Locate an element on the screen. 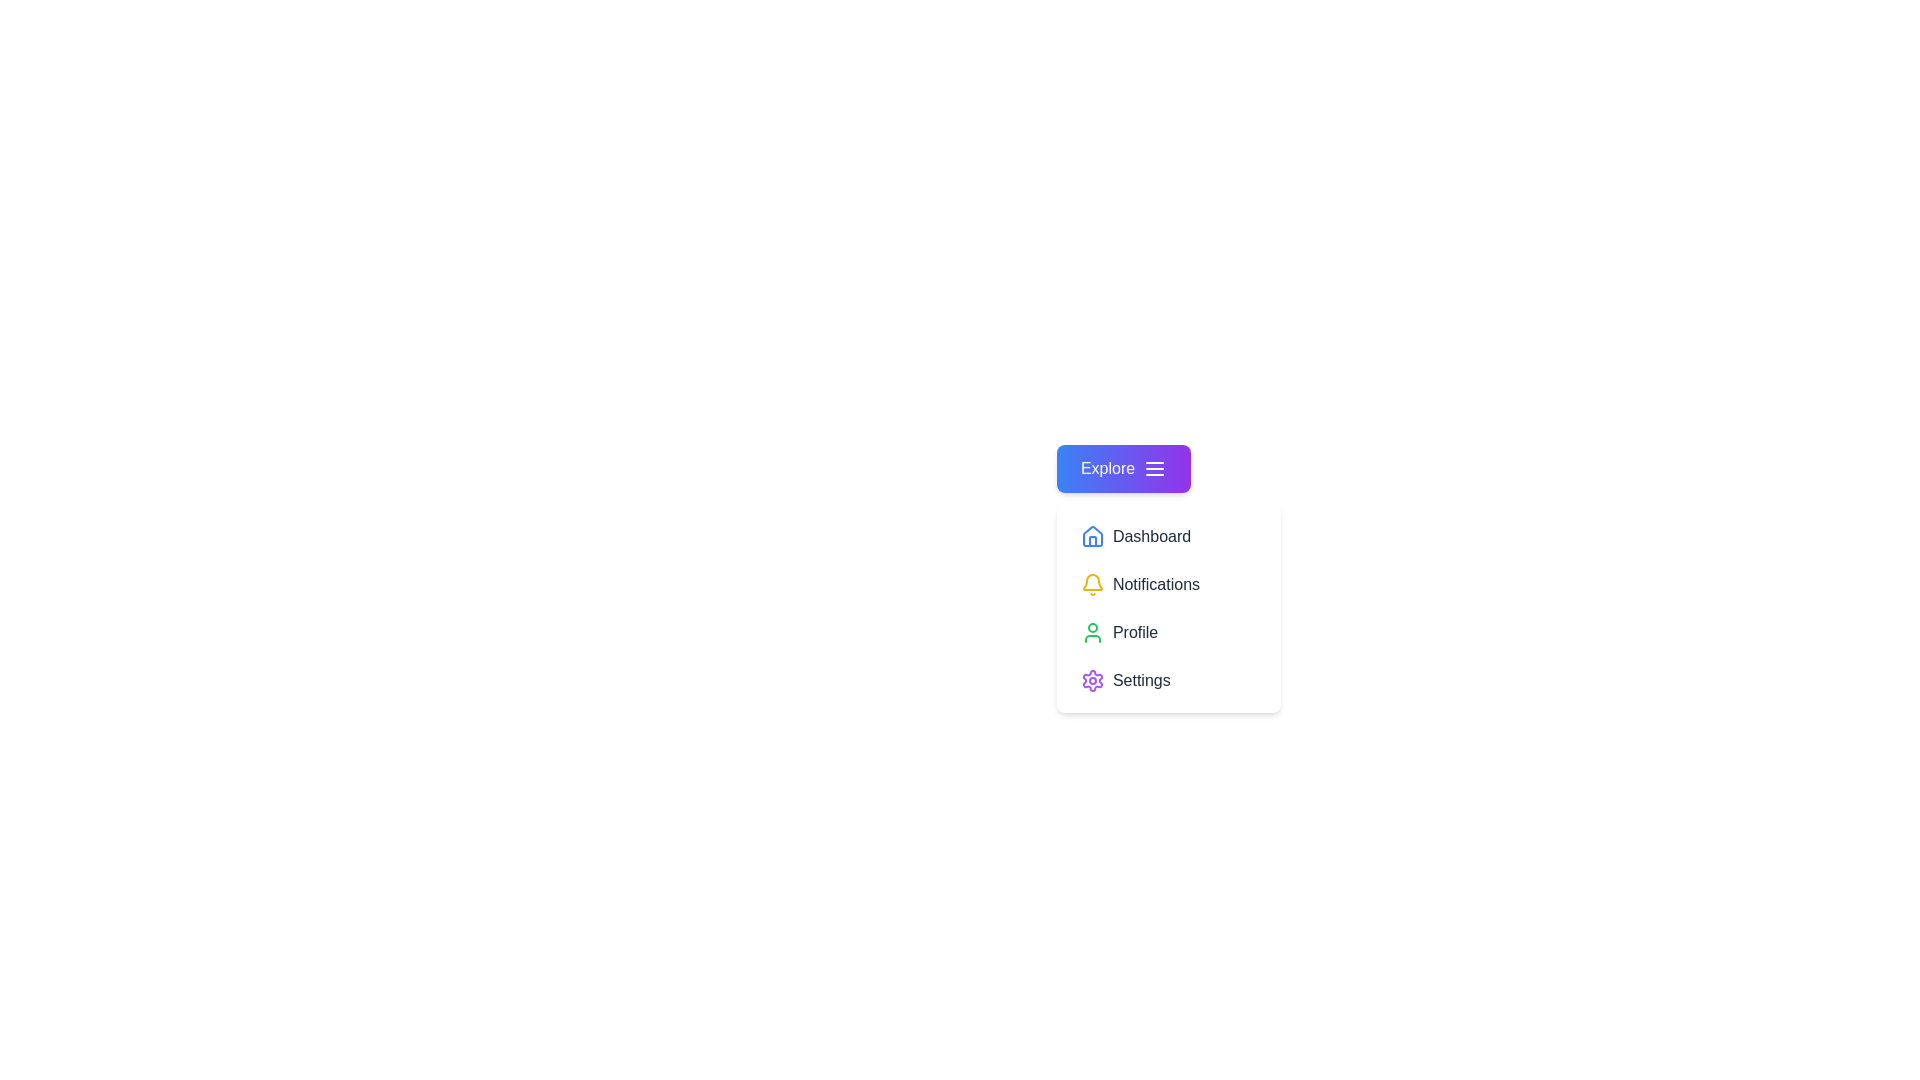 The width and height of the screenshot is (1920, 1080). the 'Explore' button to toggle the menu visibility is located at coordinates (1123, 469).